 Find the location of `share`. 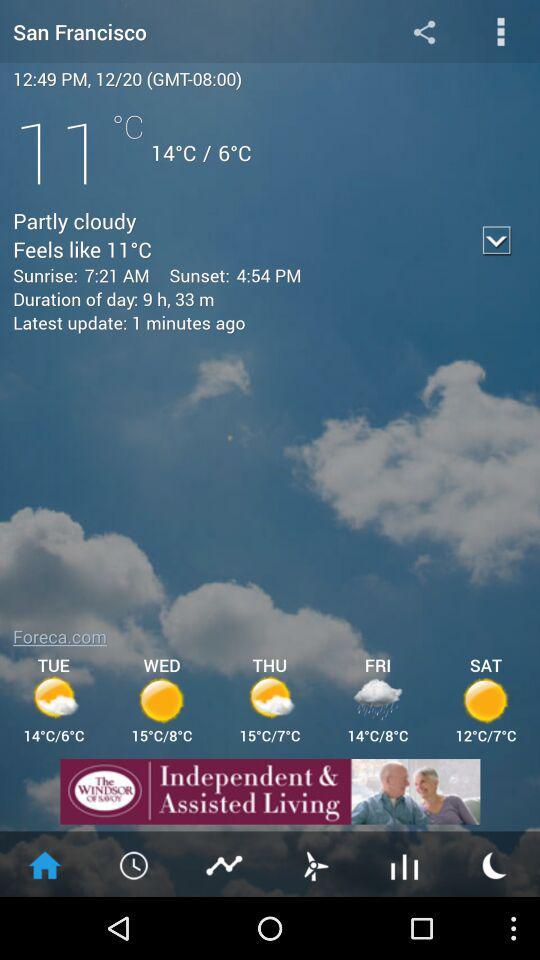

share is located at coordinates (423, 30).